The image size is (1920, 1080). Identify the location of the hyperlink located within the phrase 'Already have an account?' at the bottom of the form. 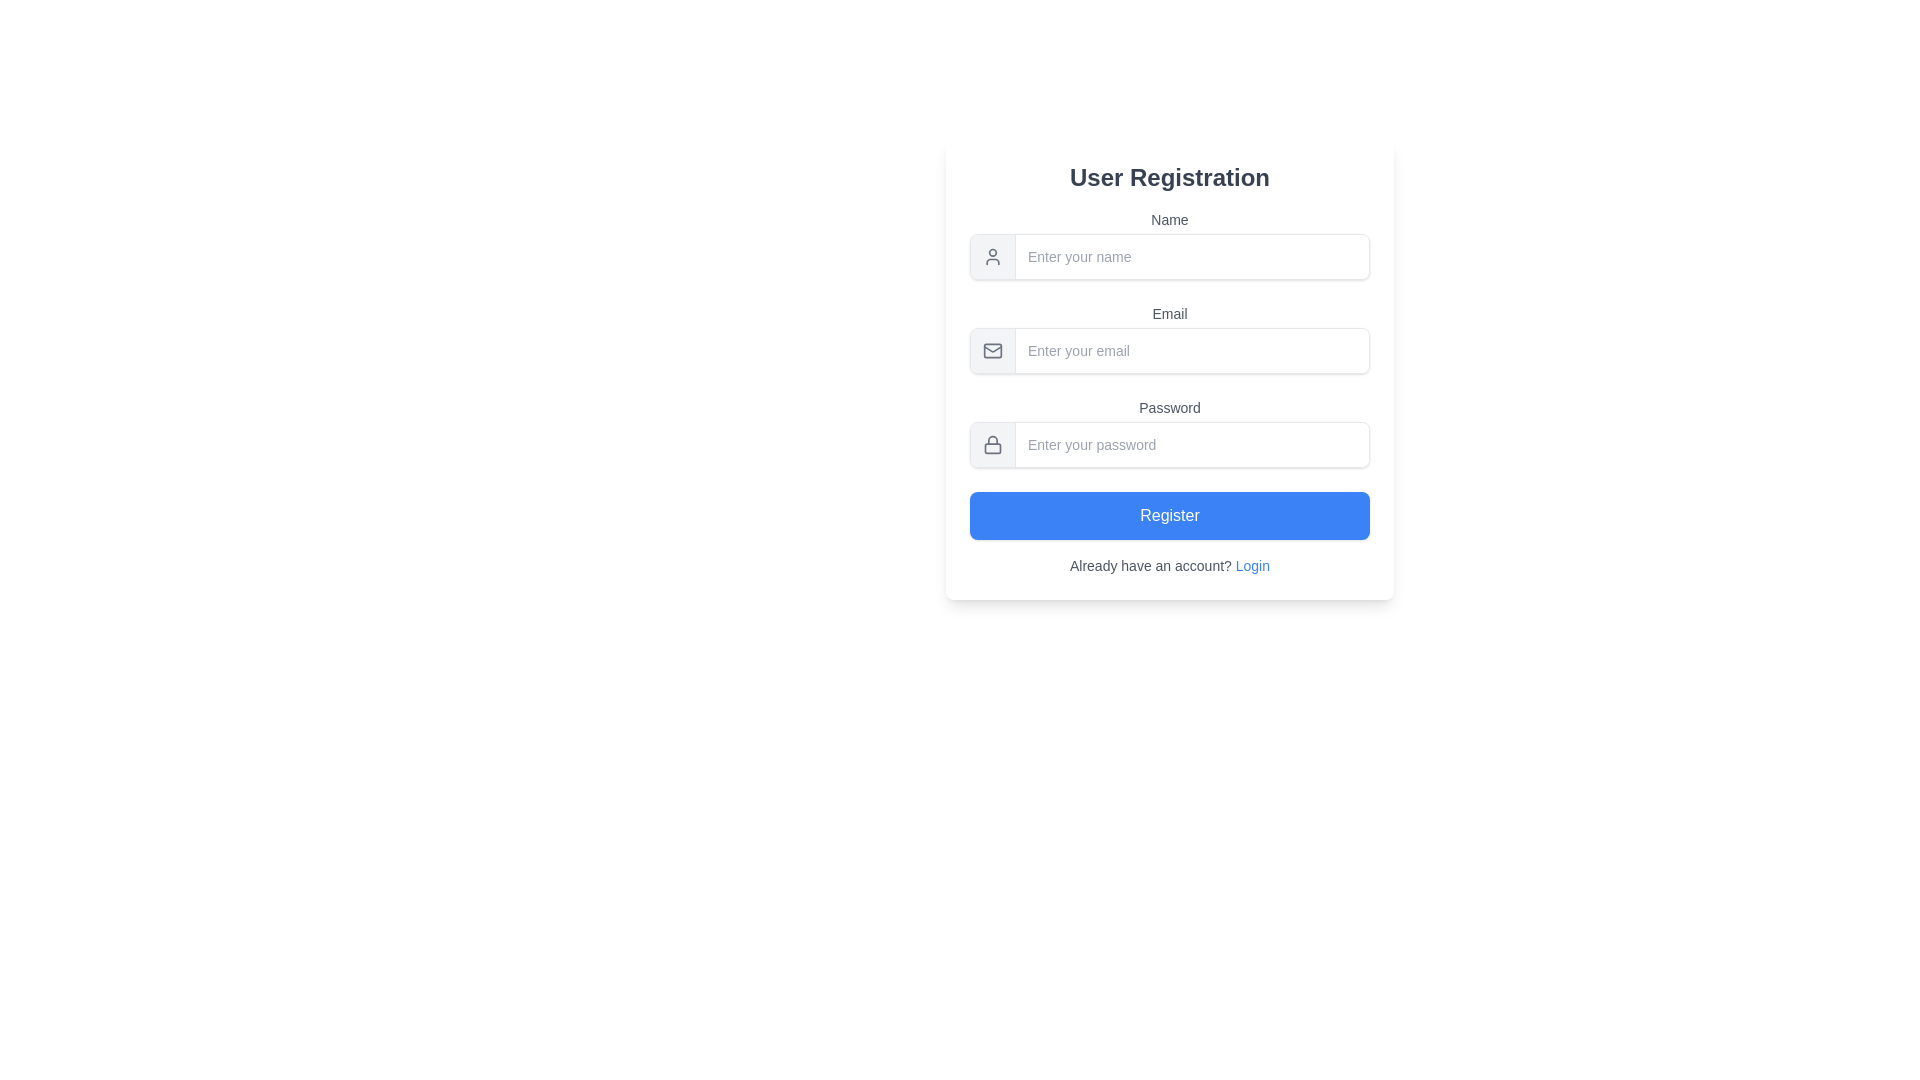
(1251, 566).